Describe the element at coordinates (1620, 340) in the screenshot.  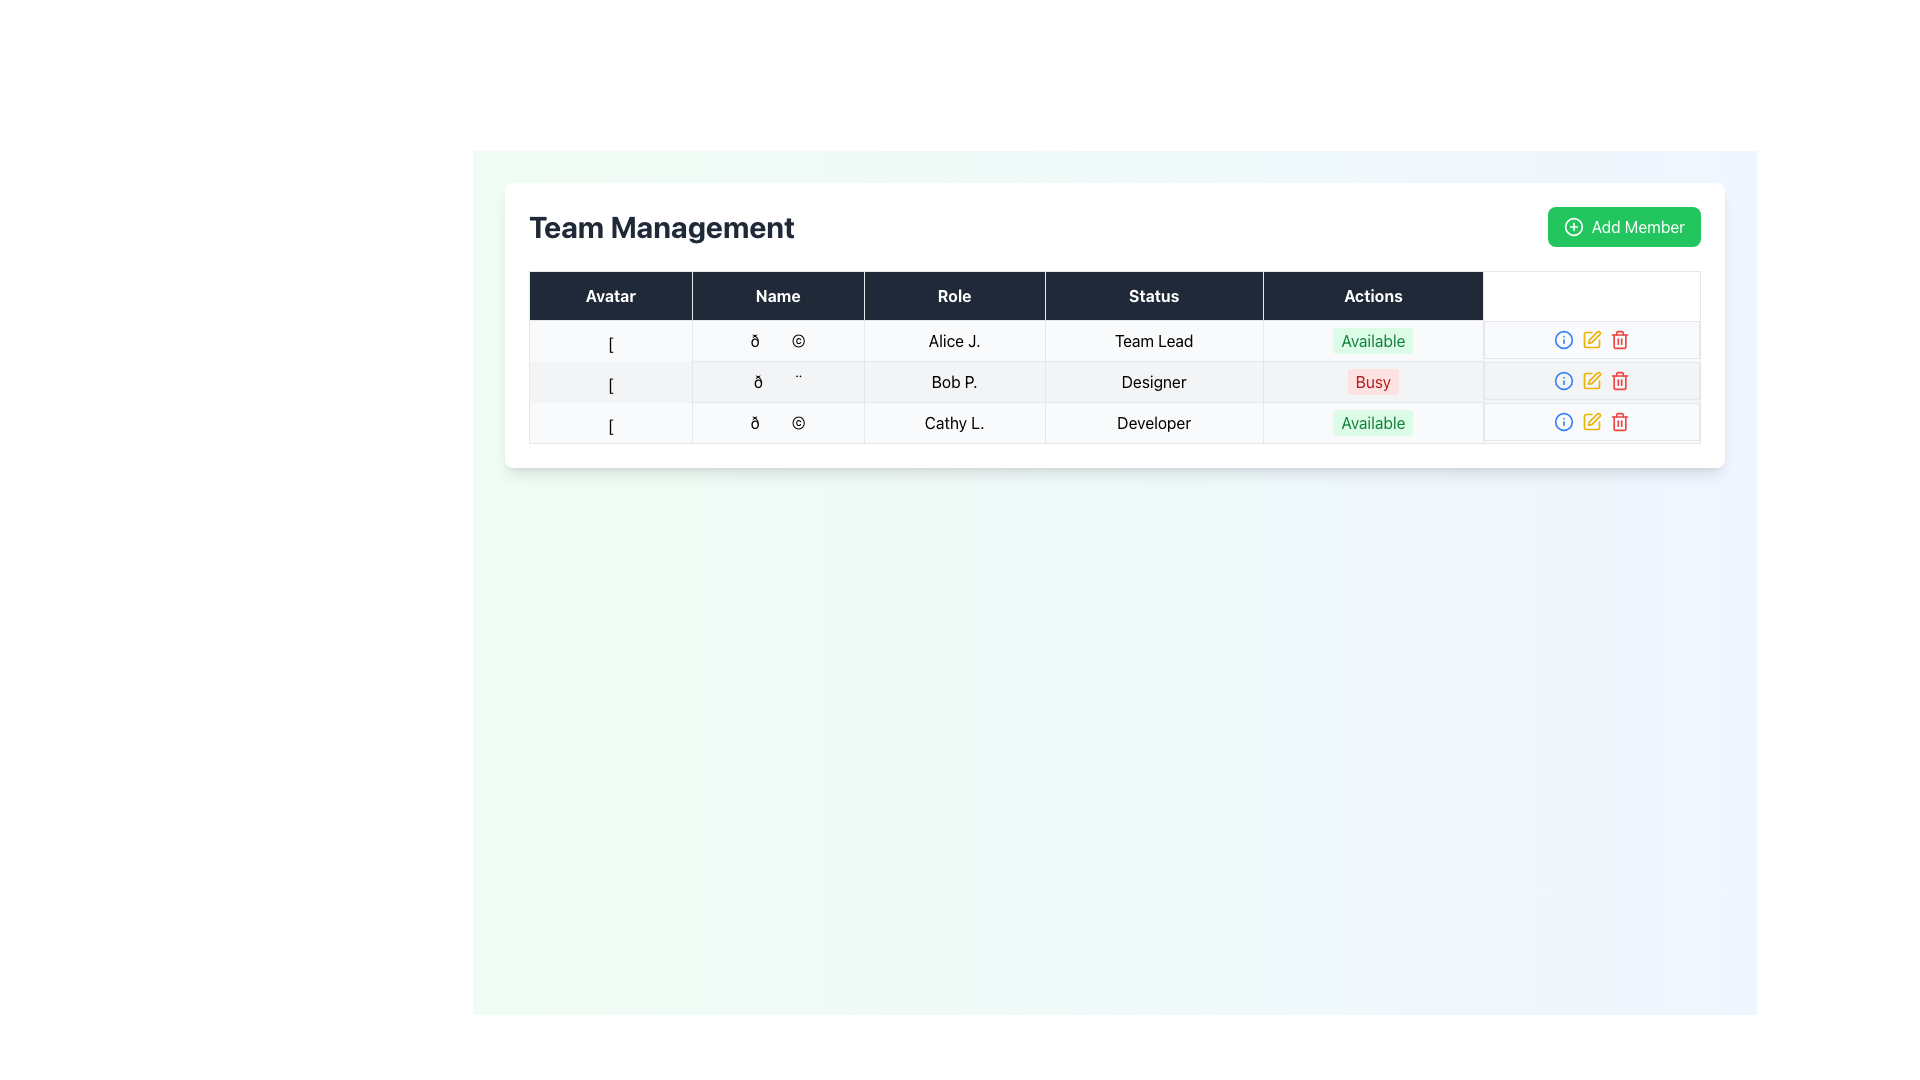
I see `the trash/delete icon located in the 'Actions' column of the table under the 'Team Management' section to initiate the delete action` at that location.